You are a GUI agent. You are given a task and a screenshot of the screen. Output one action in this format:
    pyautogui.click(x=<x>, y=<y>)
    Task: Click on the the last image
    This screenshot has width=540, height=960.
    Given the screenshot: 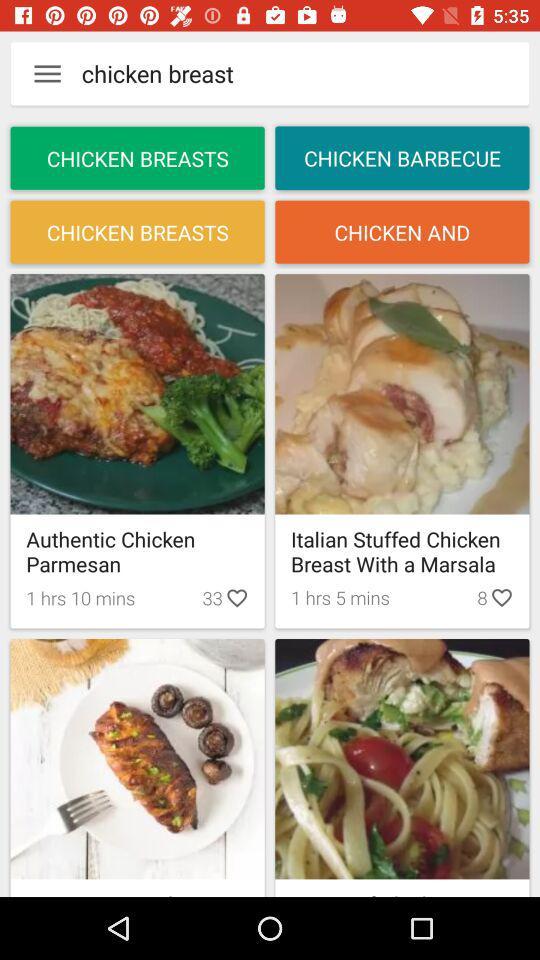 What is the action you would take?
    pyautogui.click(x=402, y=757)
    